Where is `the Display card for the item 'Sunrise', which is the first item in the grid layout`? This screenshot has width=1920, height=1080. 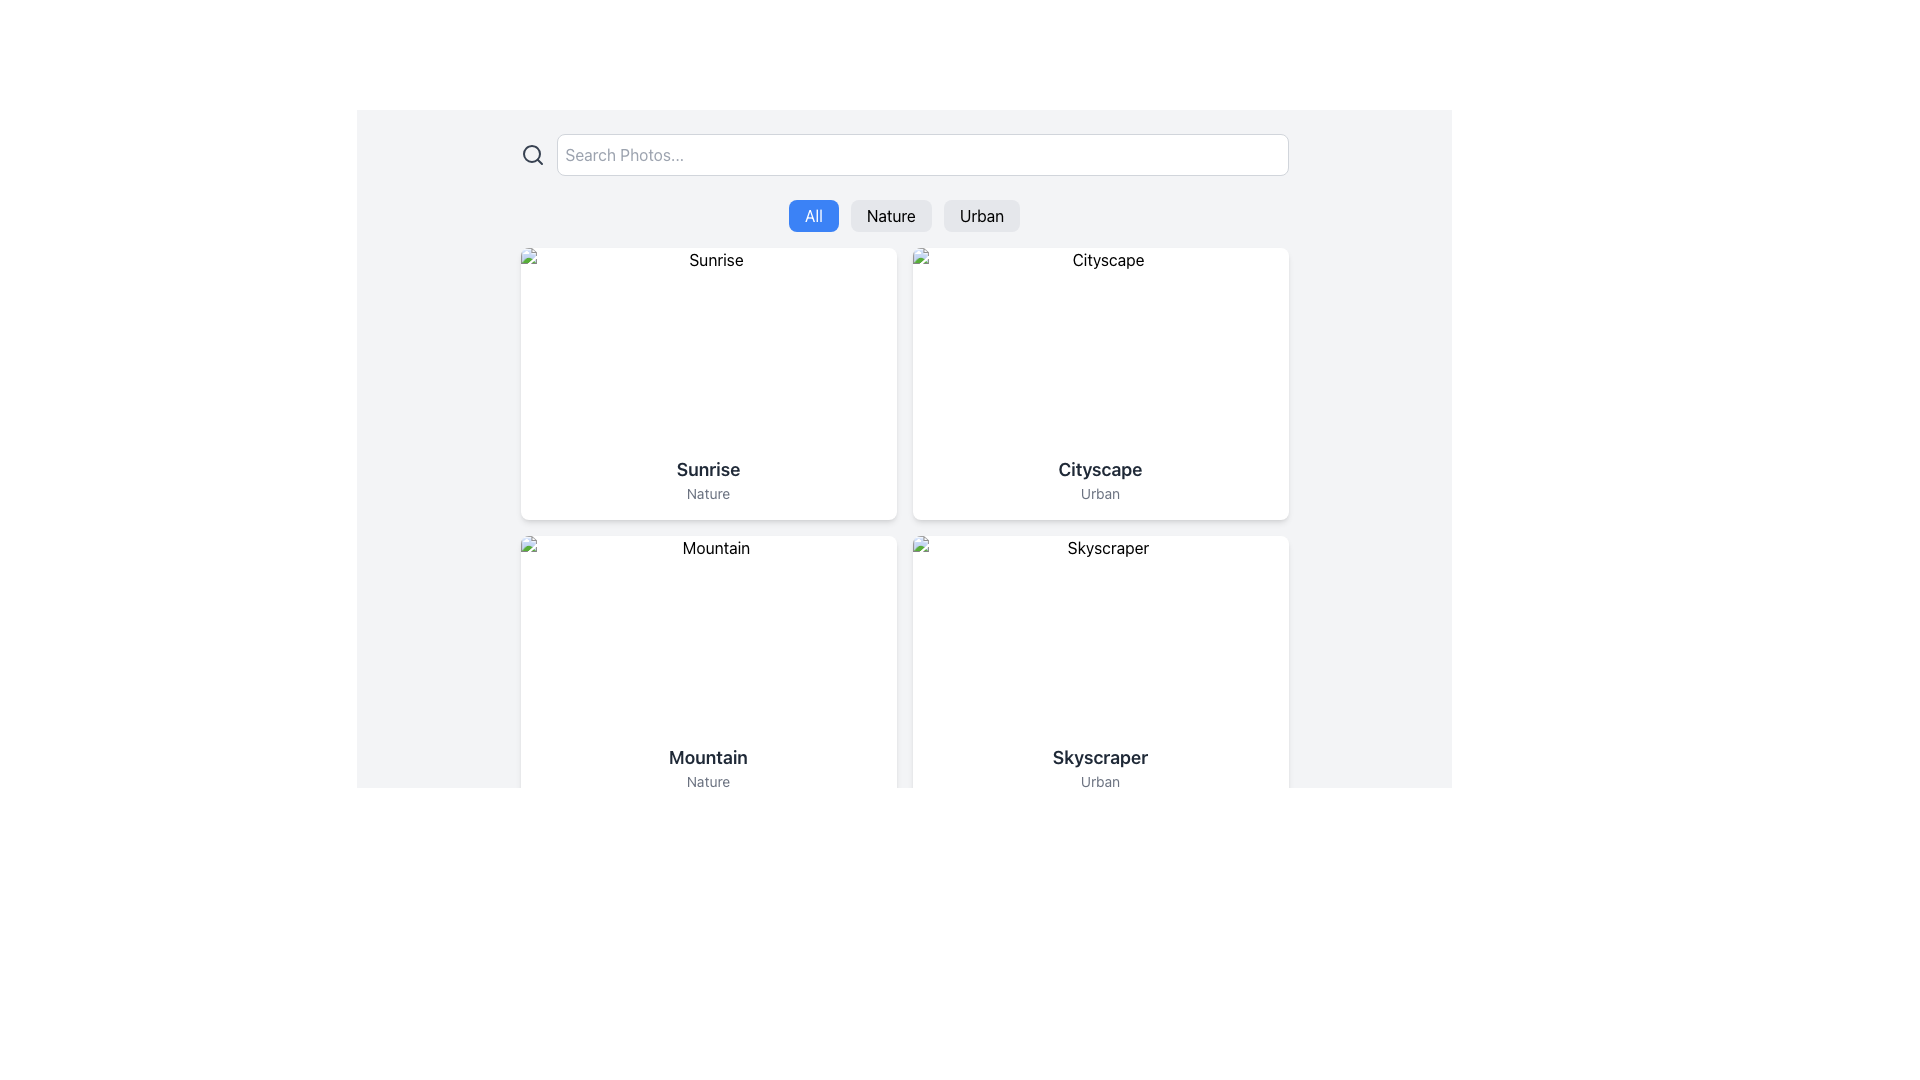 the Display card for the item 'Sunrise', which is the first item in the grid layout is located at coordinates (708, 384).